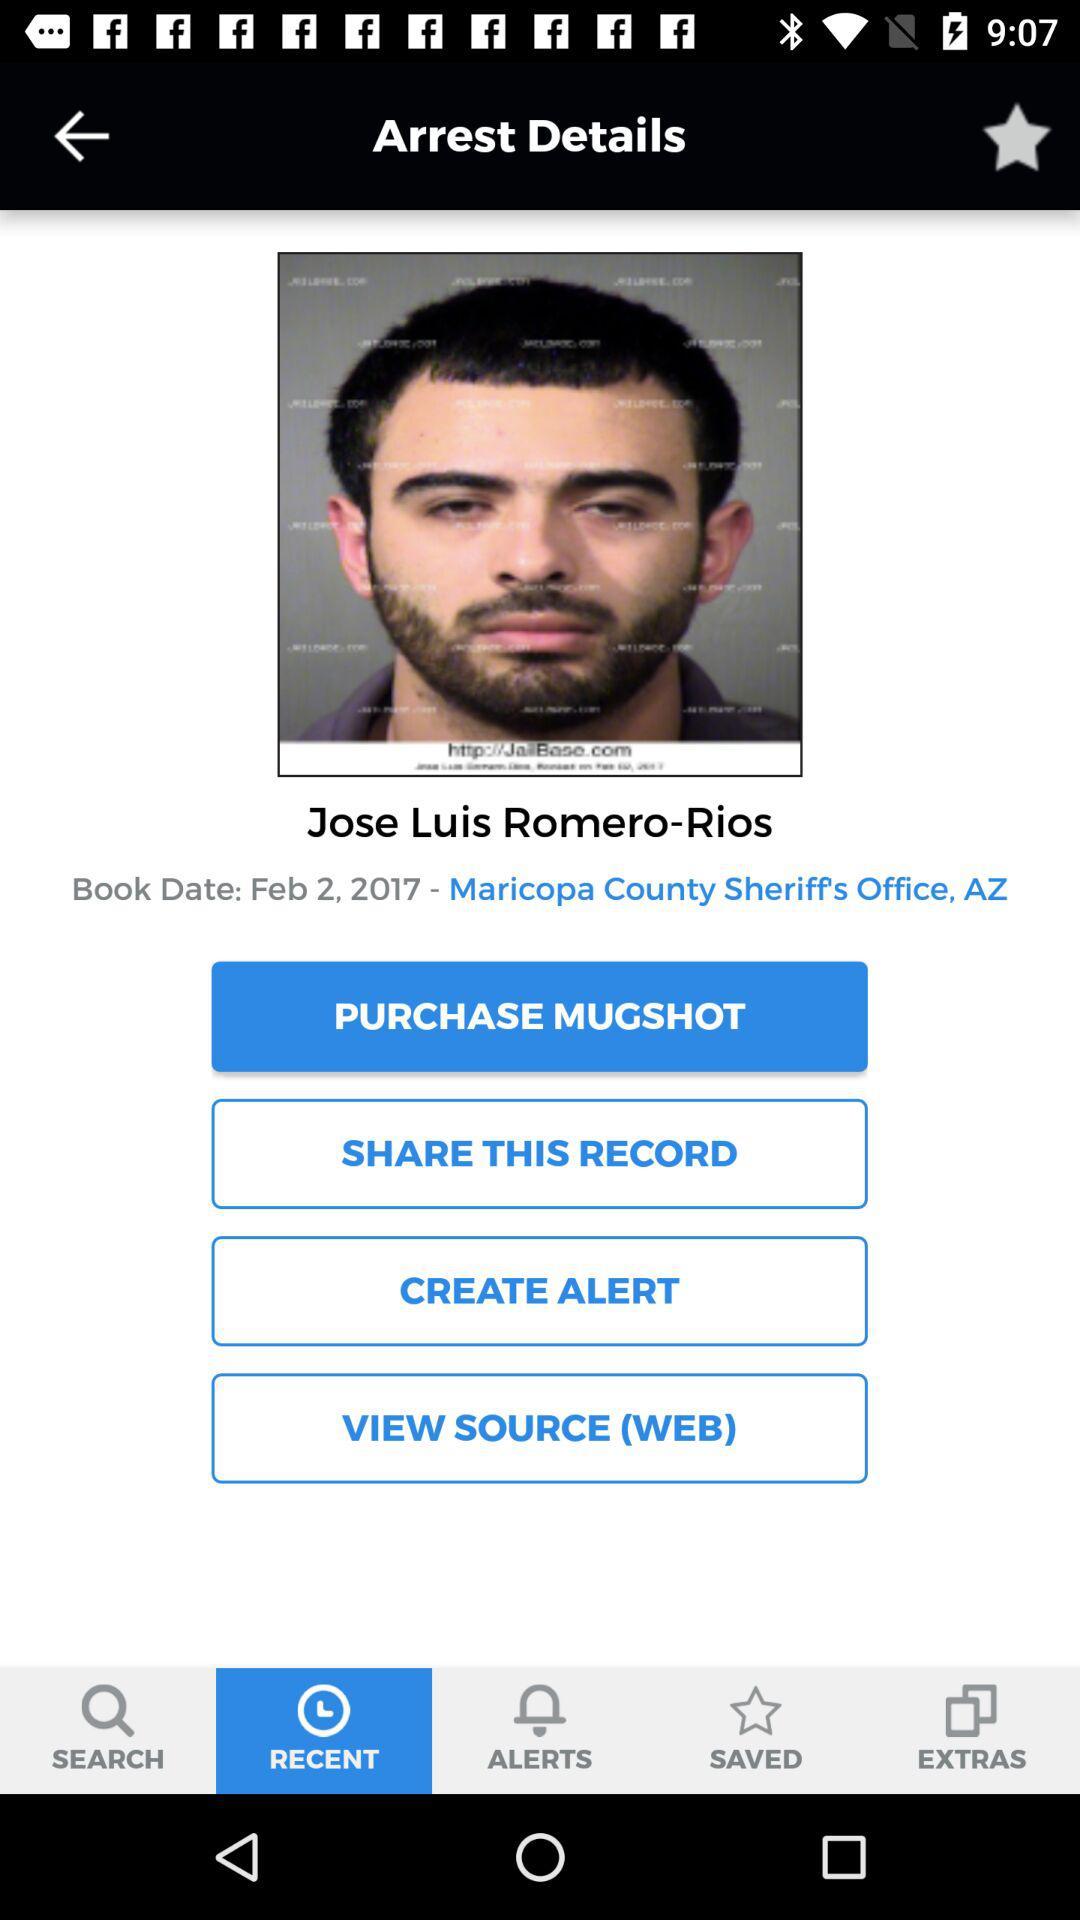  What do you see at coordinates (538, 1153) in the screenshot?
I see `the share this record` at bounding box center [538, 1153].